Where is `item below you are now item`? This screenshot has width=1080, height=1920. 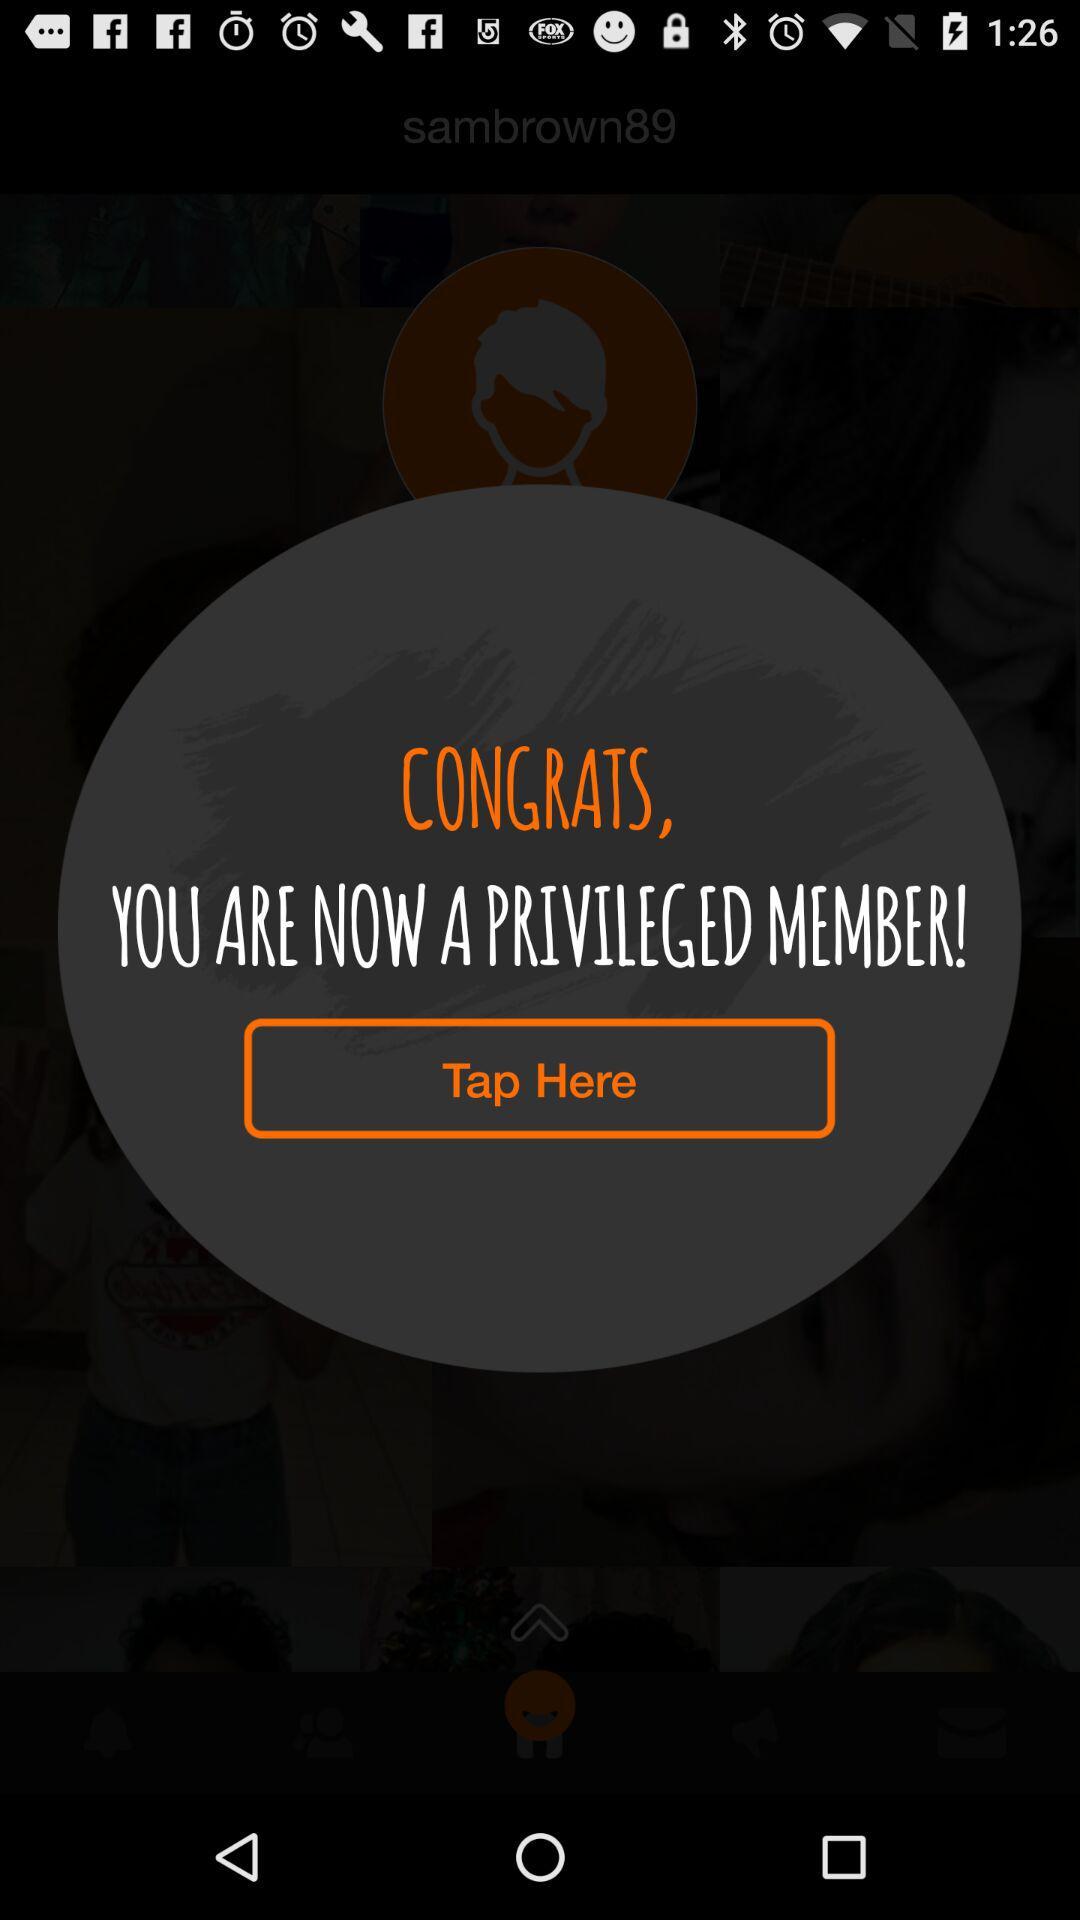
item below you are now item is located at coordinates (538, 1077).